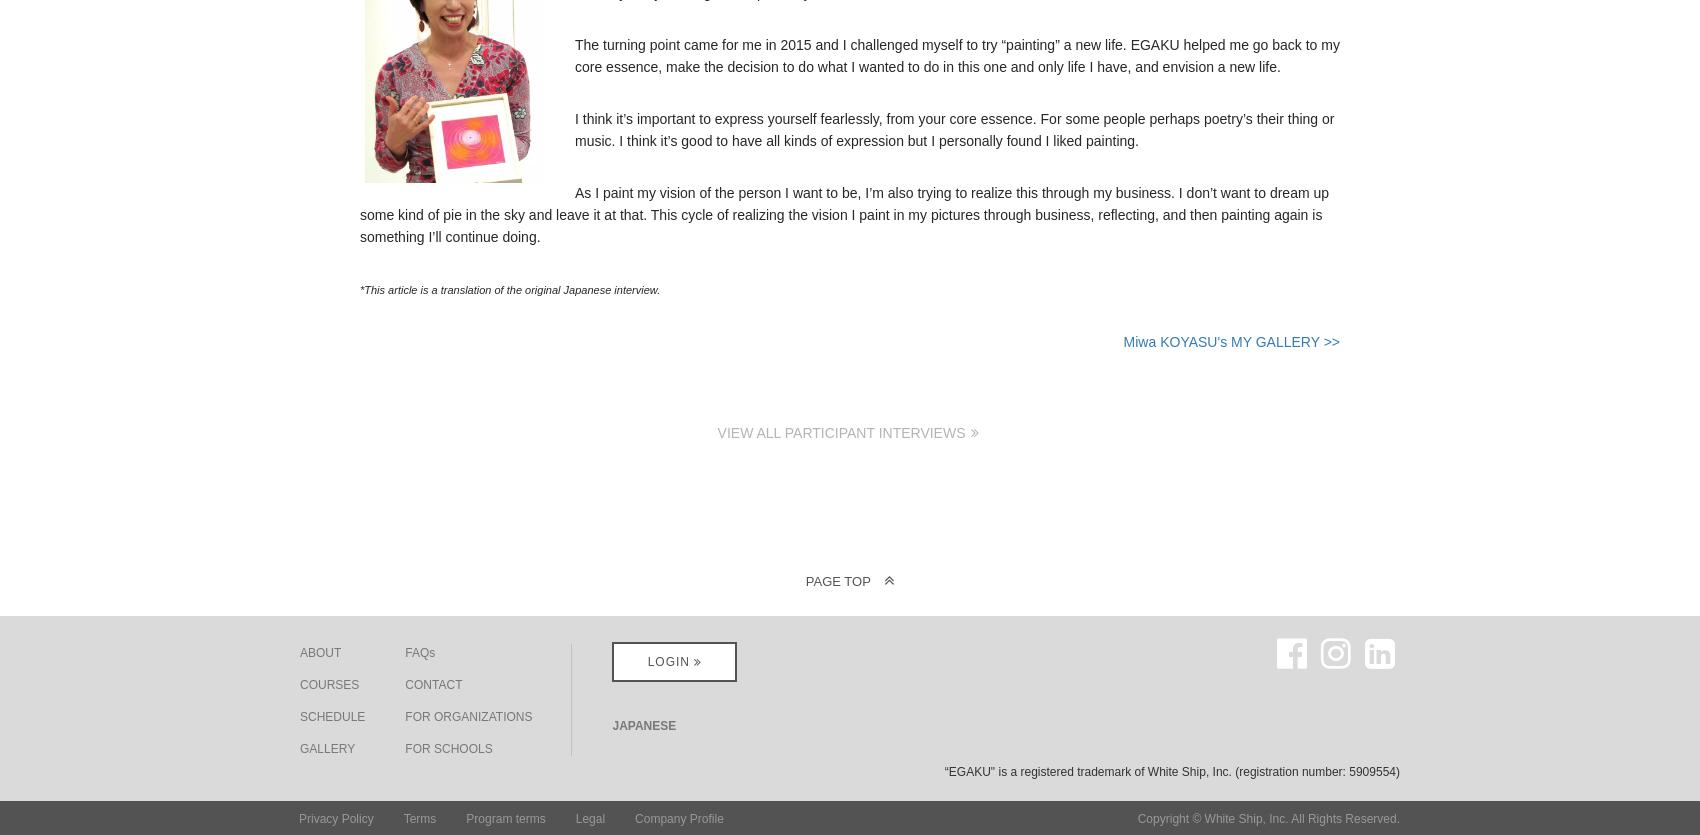  I want to click on 'PAGE TOP', so click(838, 580).